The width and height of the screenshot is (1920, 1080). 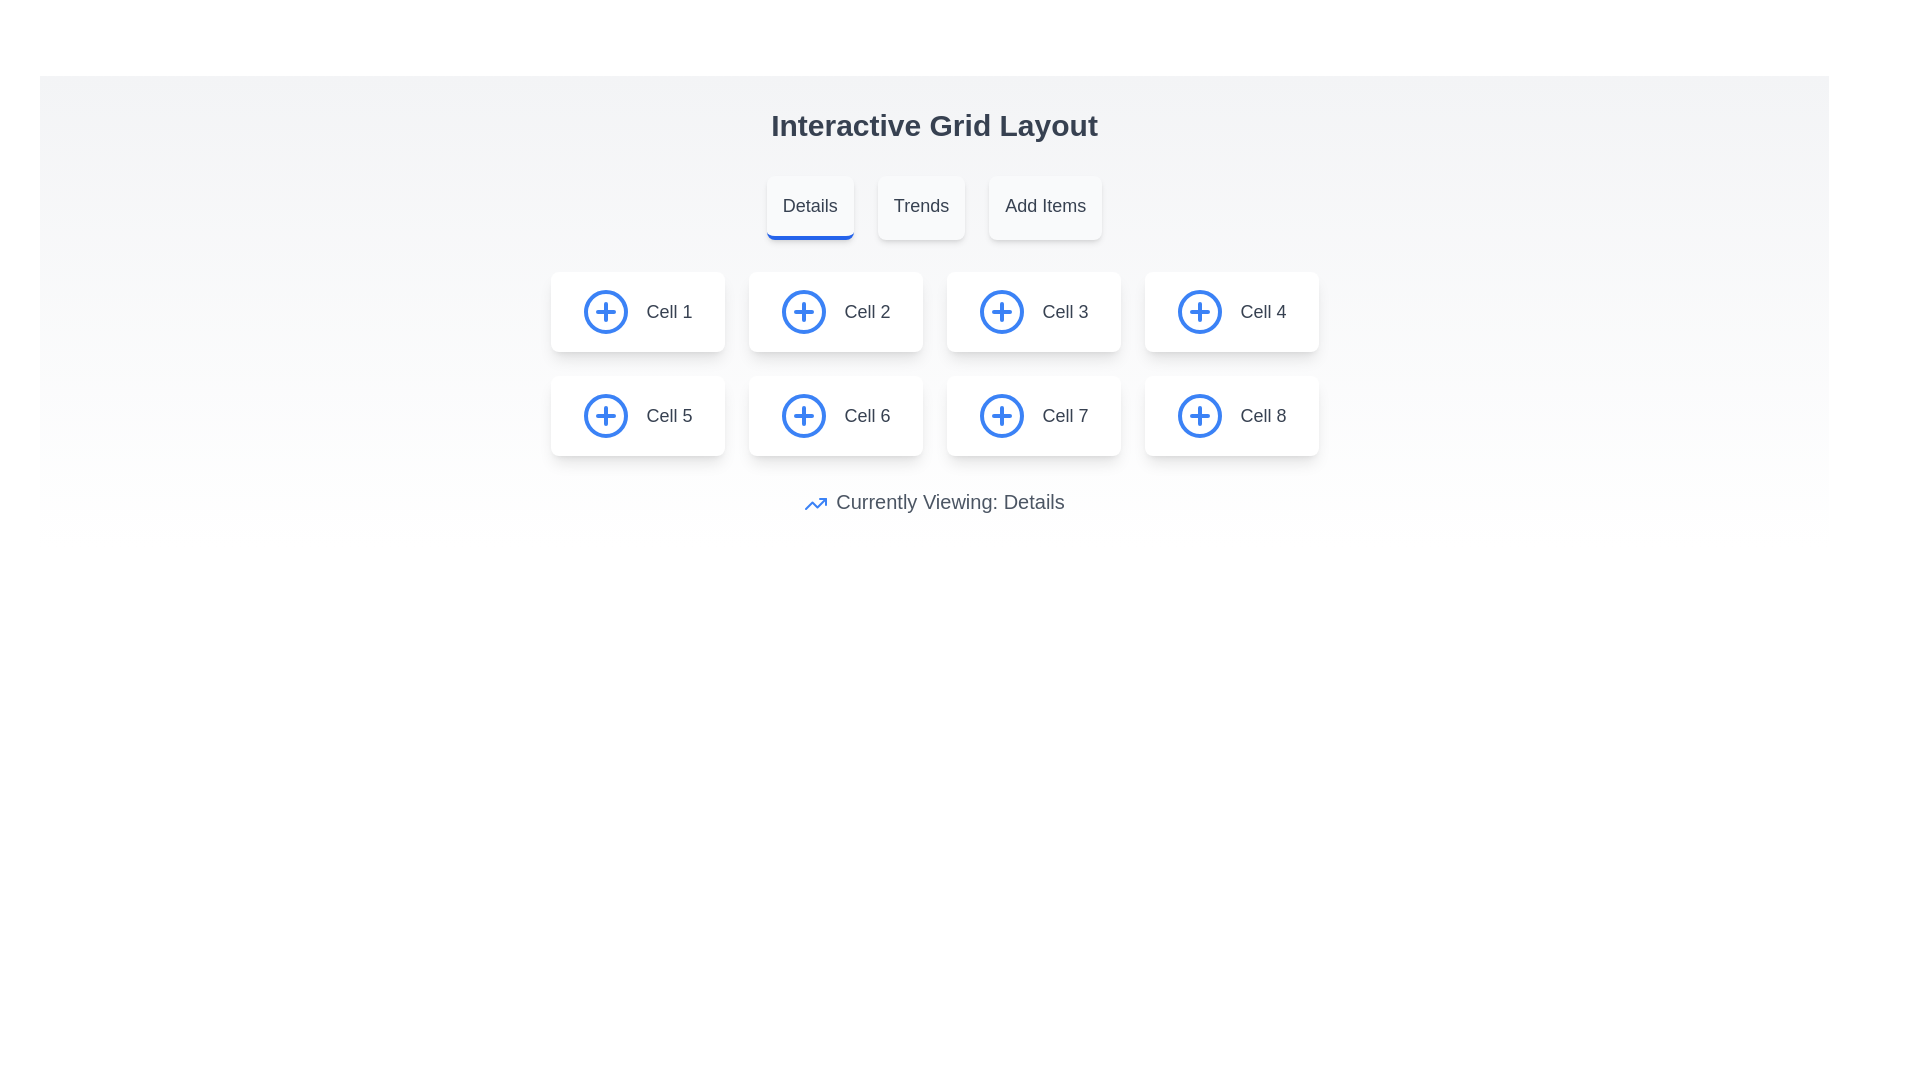 I want to click on the button labeled 'Cell 2' which contains a blue-bordered SVG circle within a plus sign icon, so click(x=804, y=312).